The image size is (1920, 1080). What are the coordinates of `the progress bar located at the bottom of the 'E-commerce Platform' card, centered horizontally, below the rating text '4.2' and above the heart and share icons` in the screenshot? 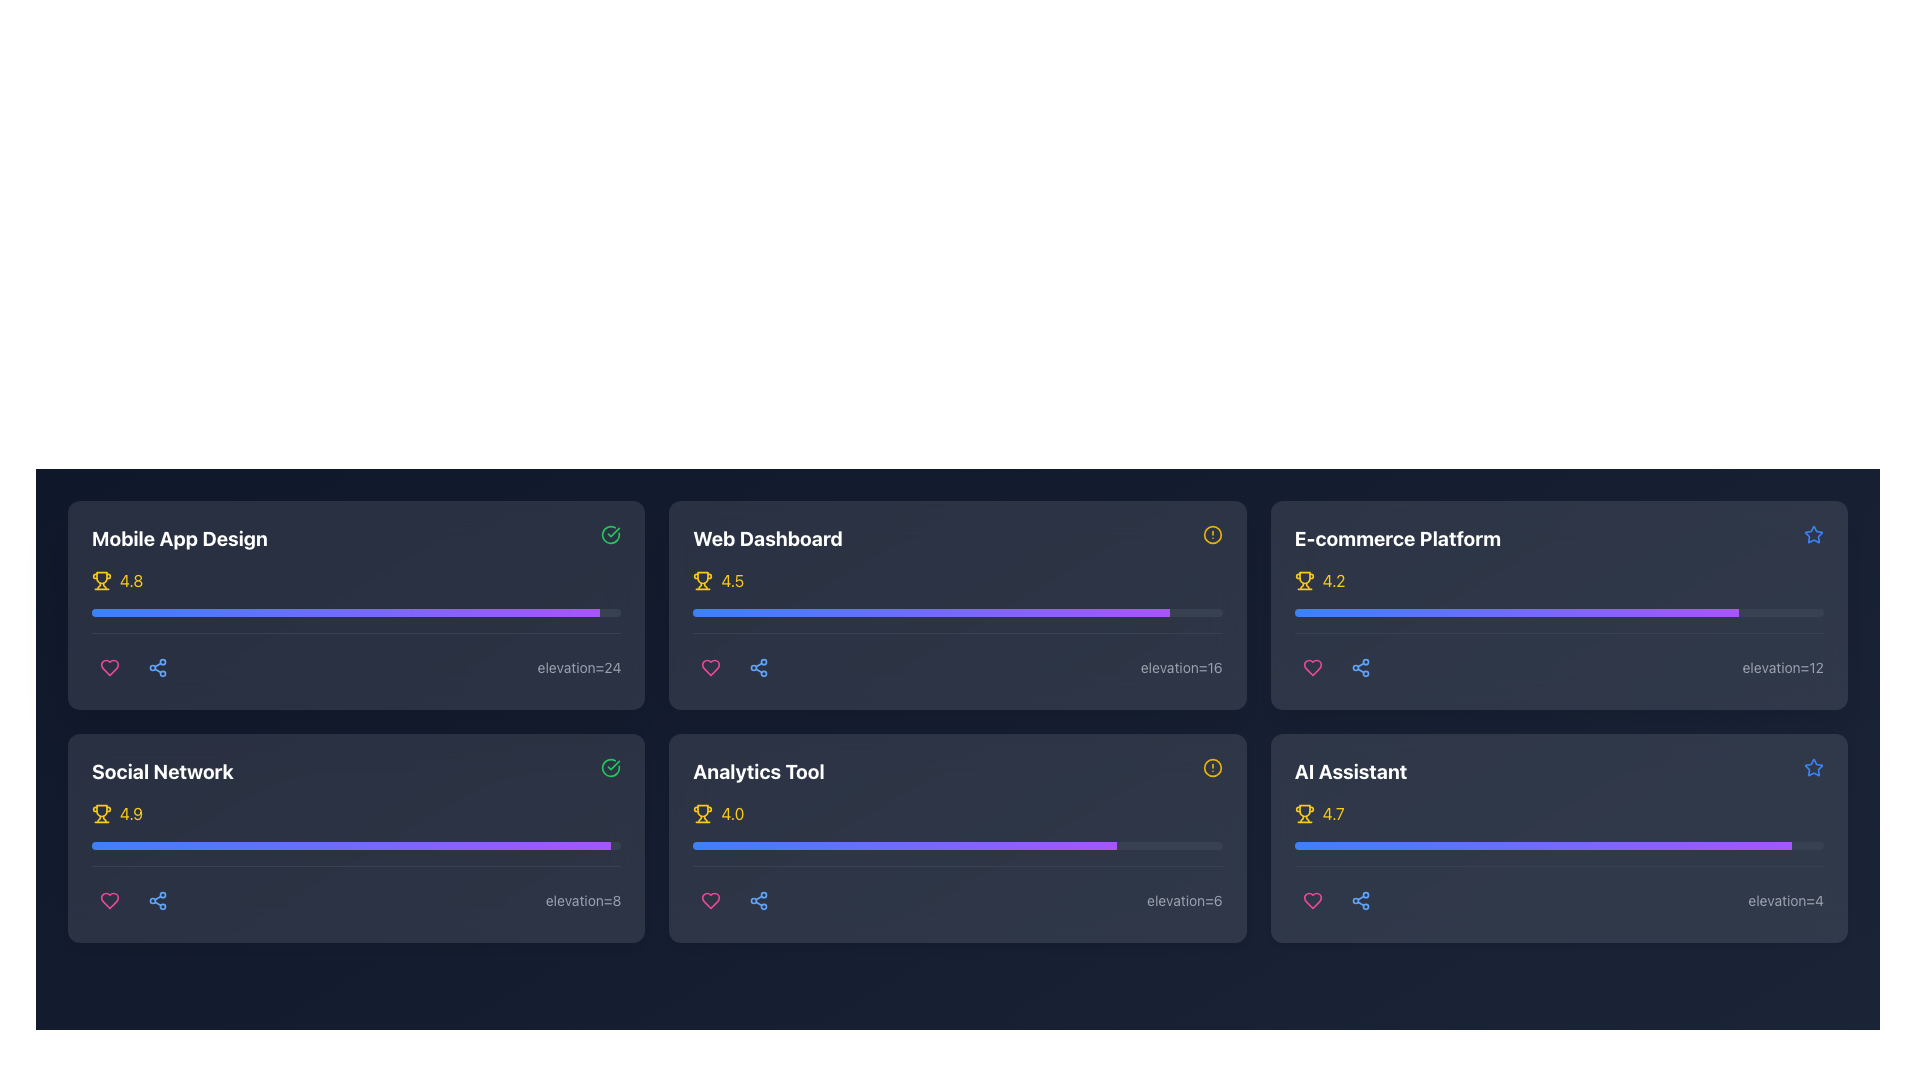 It's located at (1558, 612).